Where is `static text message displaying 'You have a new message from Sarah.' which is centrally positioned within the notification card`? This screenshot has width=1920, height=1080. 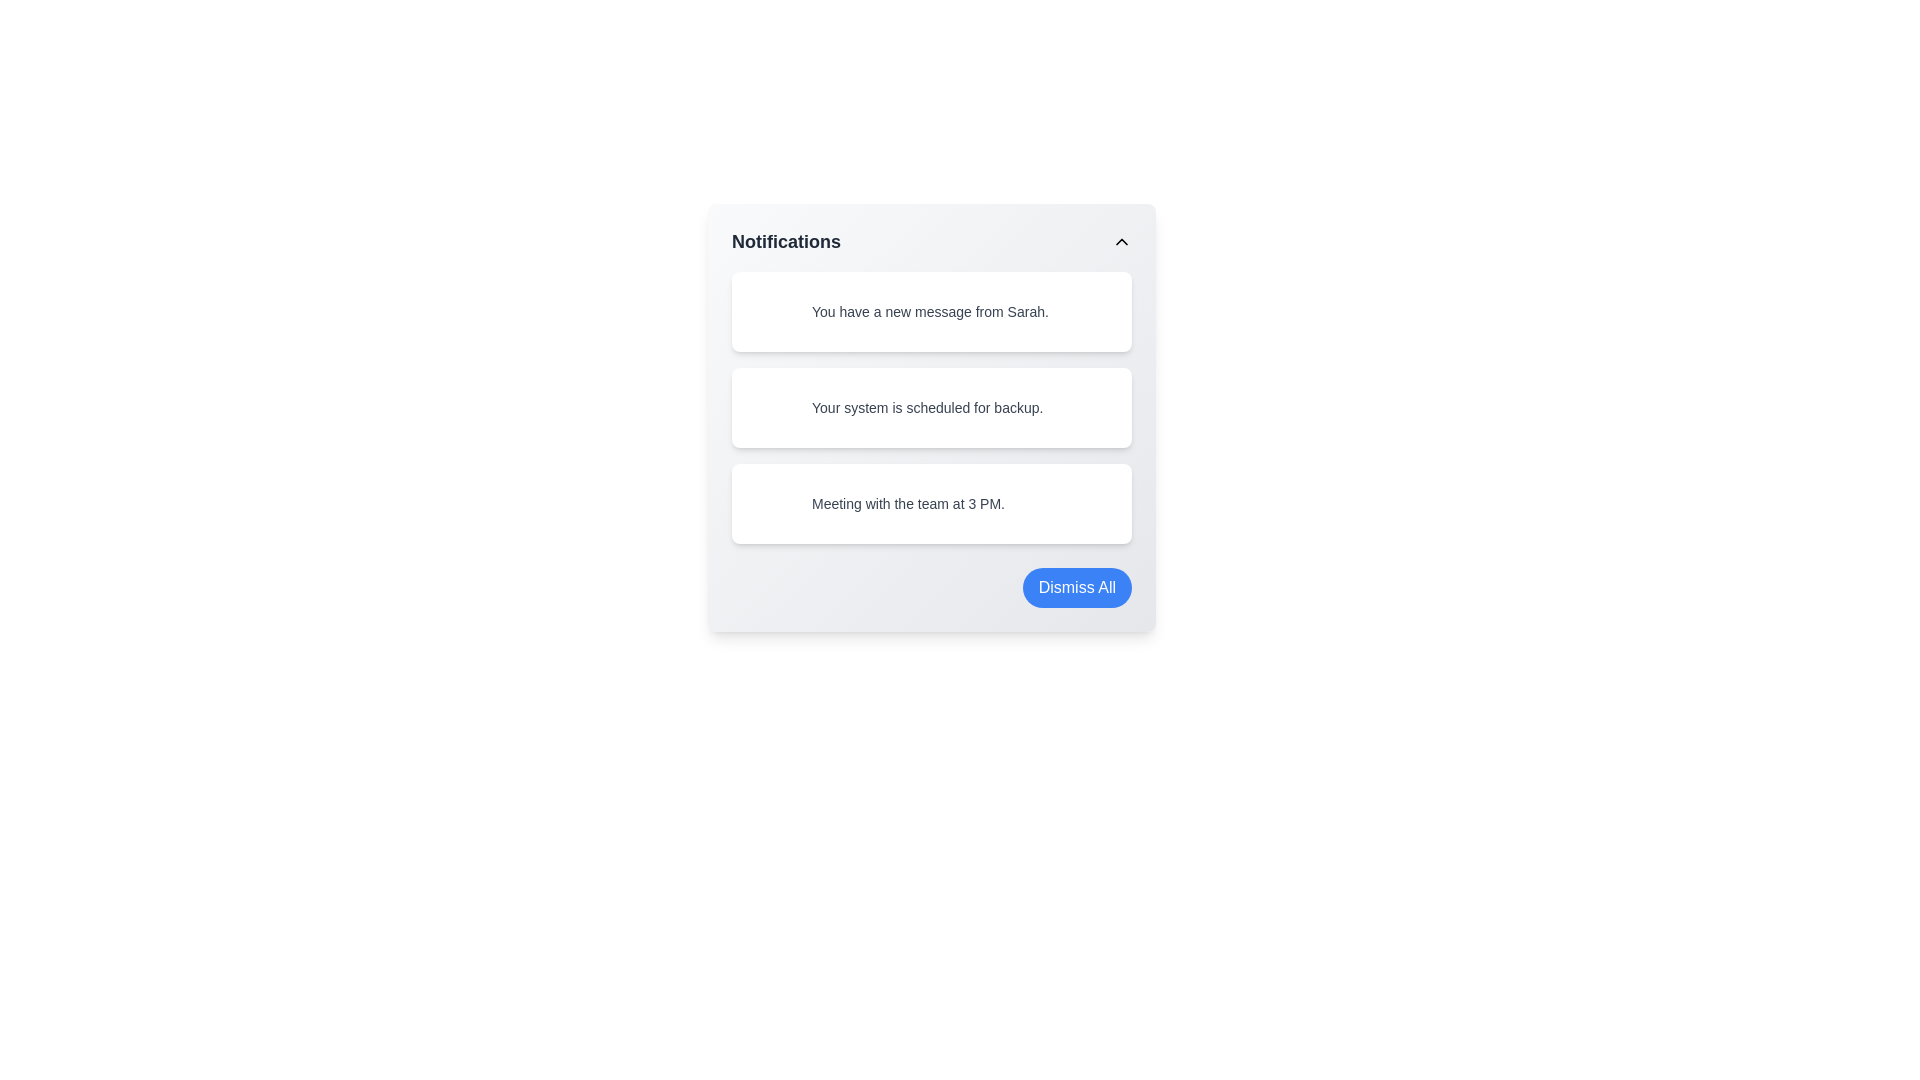 static text message displaying 'You have a new message from Sarah.' which is centrally positioned within the notification card is located at coordinates (929, 312).